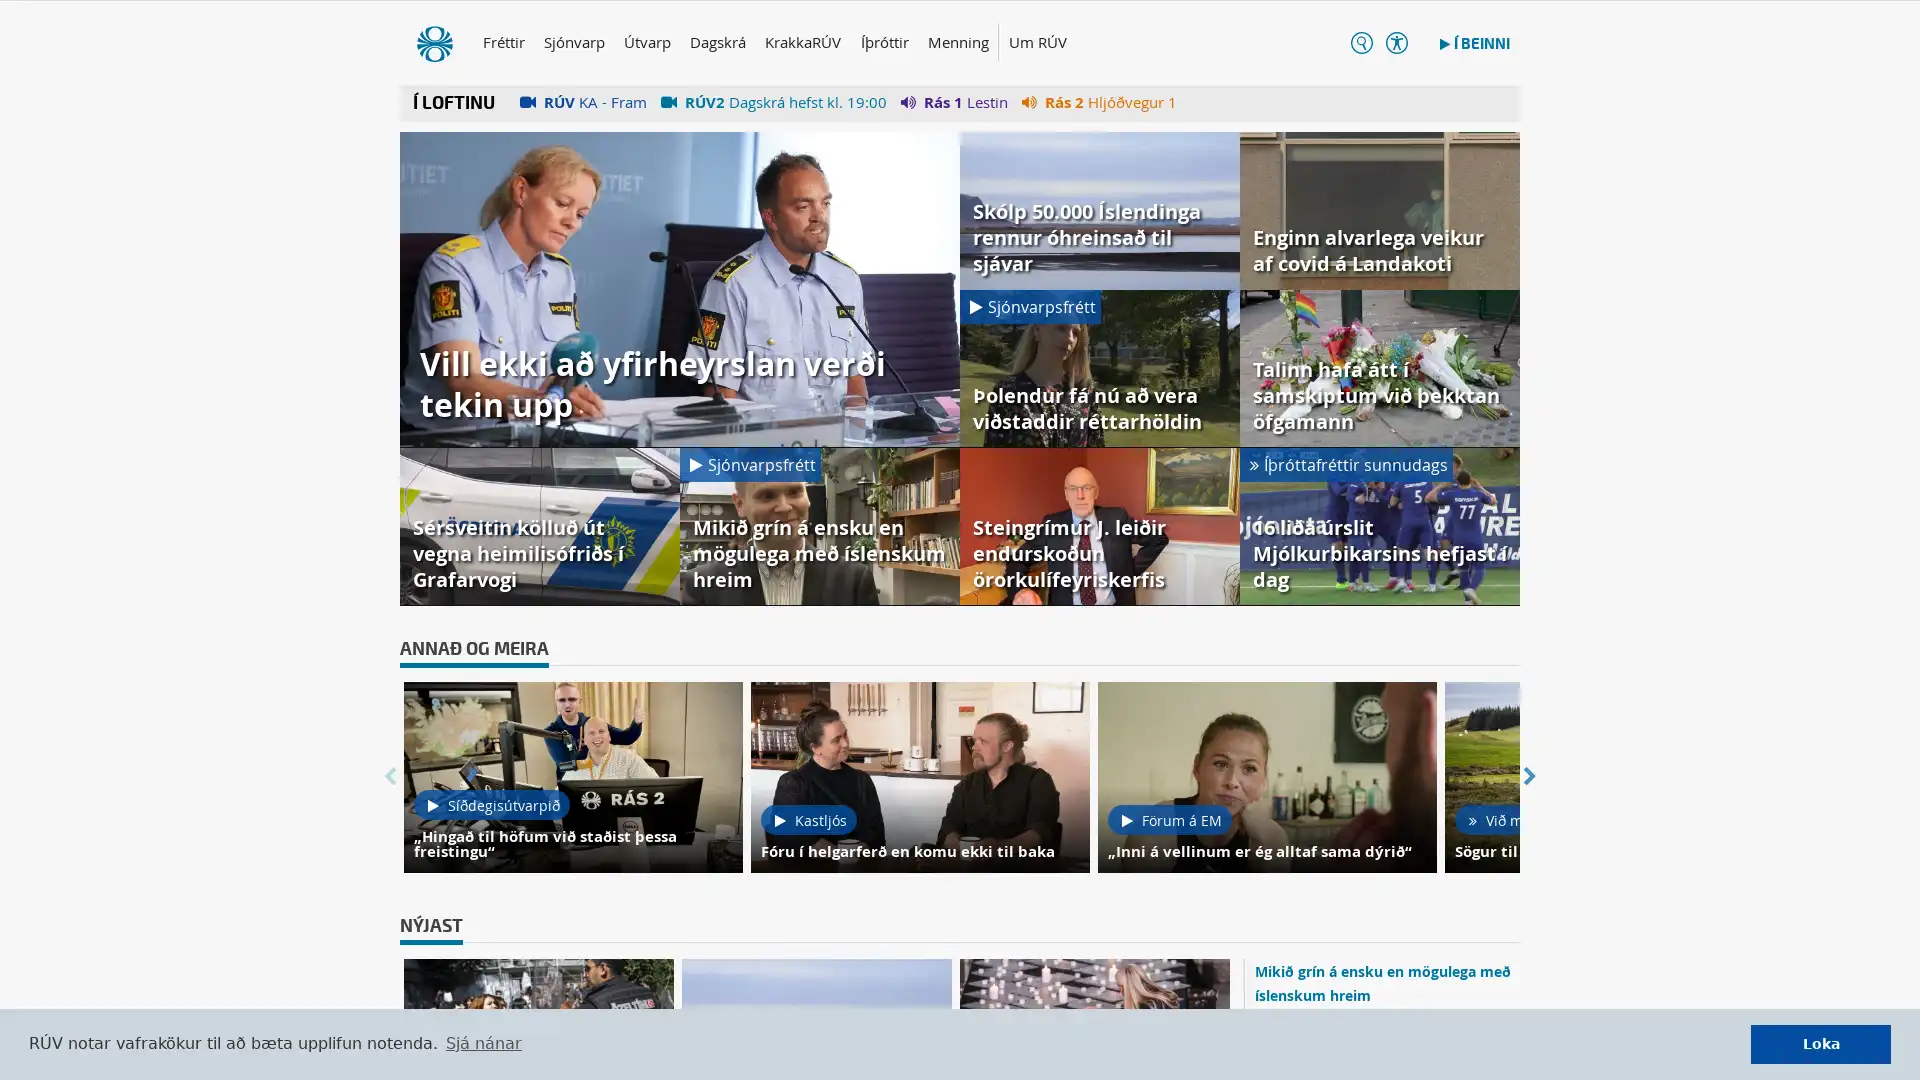 The height and width of the screenshot is (1080, 1920). What do you see at coordinates (483, 1043) in the screenshot?
I see `learn more about cookies` at bounding box center [483, 1043].